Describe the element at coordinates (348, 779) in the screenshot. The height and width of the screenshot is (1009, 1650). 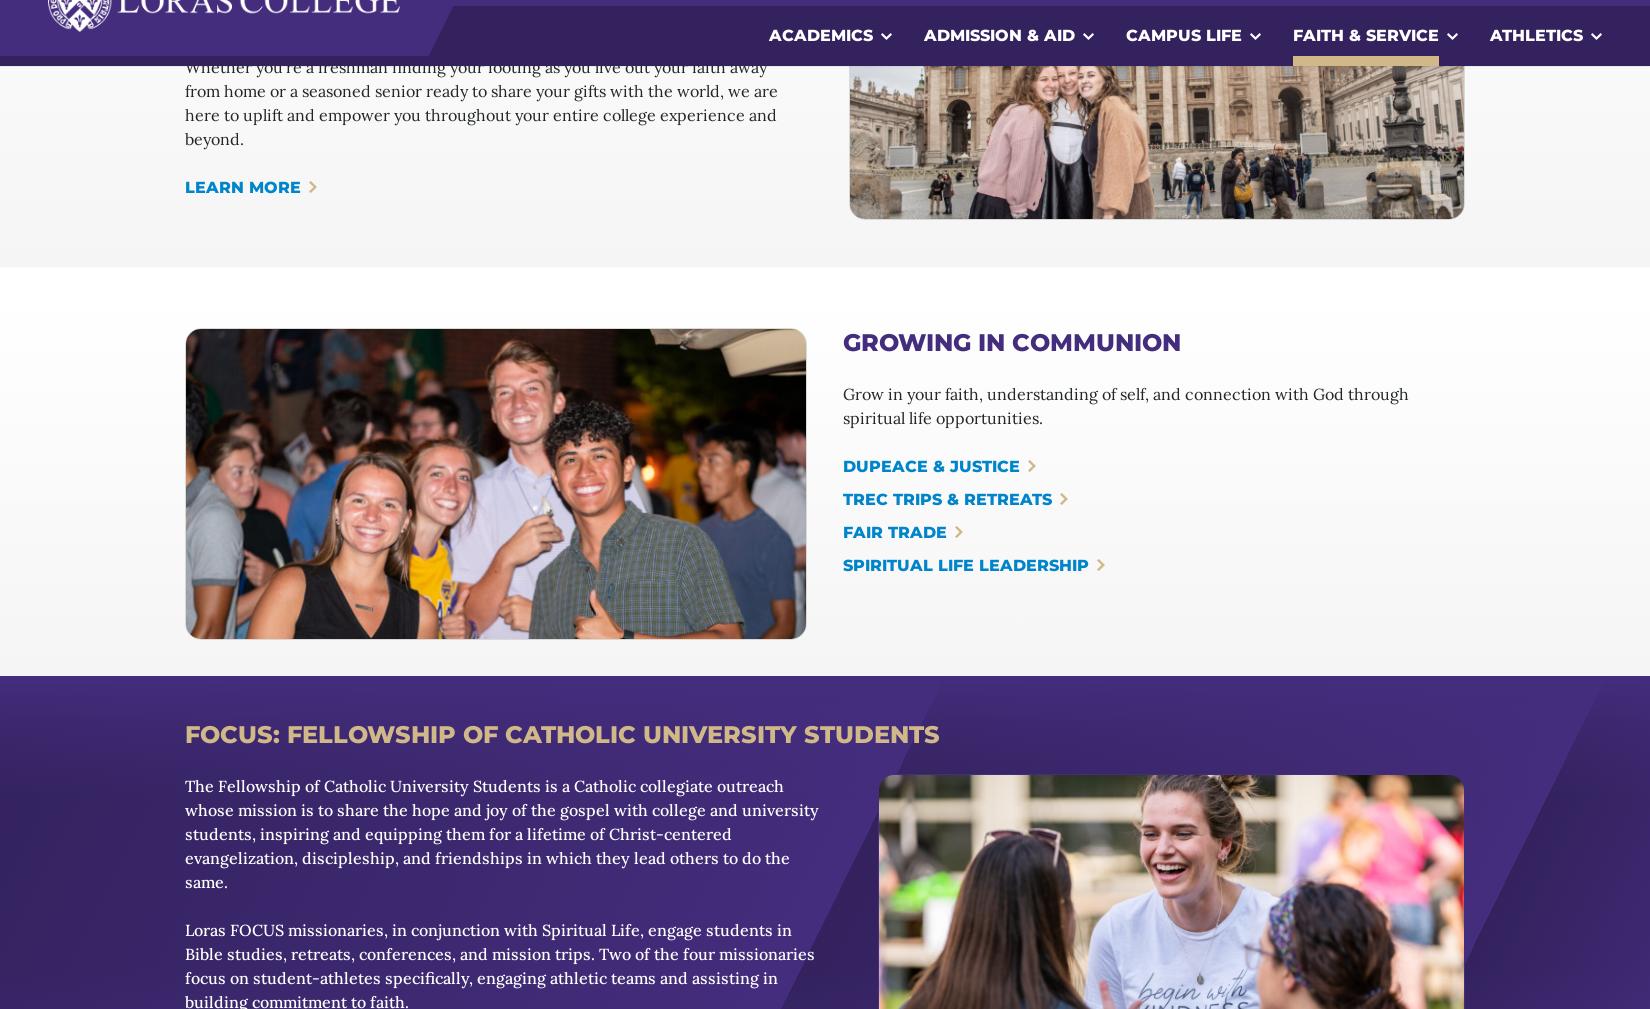
I see `'Loras, a Catholic liberal arts college, creates a community of active learners, reflective thinkers, ethical decision-makers, and responsible contributors in diverse professional, social, and religious roles.'` at that location.